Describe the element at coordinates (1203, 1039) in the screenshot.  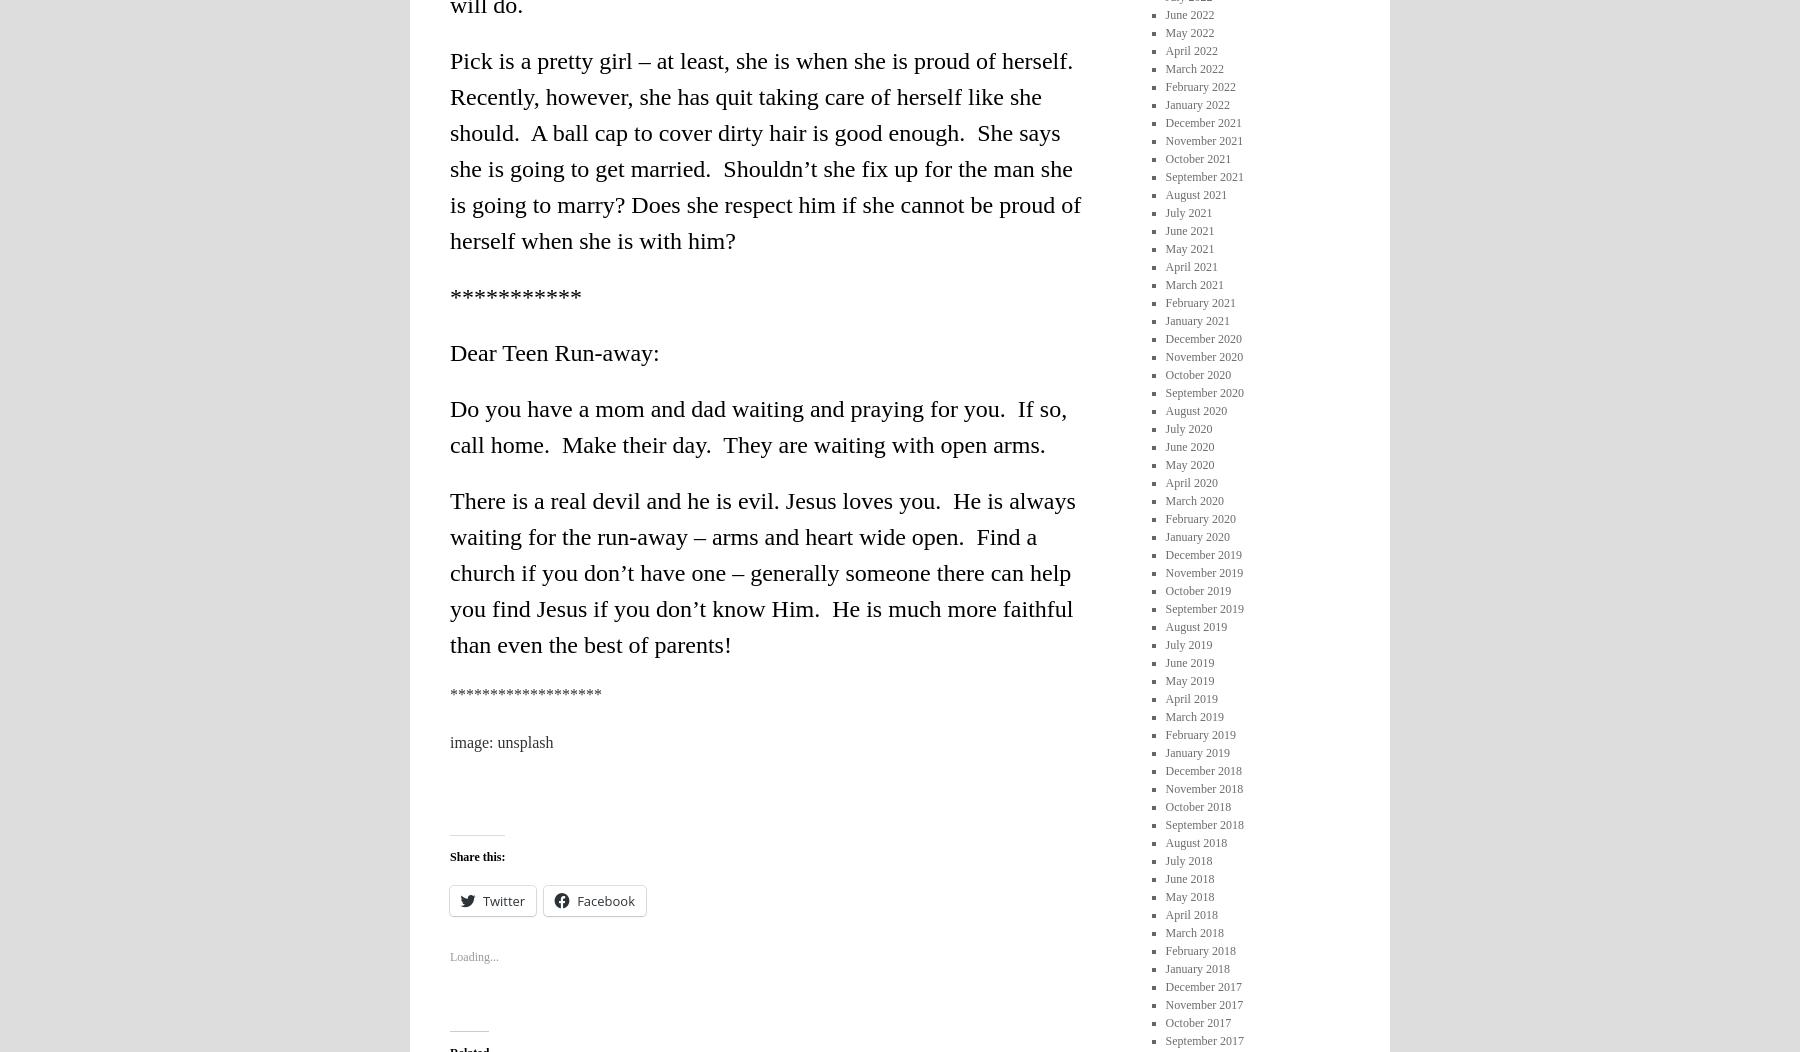
I see `'September 2017'` at that location.